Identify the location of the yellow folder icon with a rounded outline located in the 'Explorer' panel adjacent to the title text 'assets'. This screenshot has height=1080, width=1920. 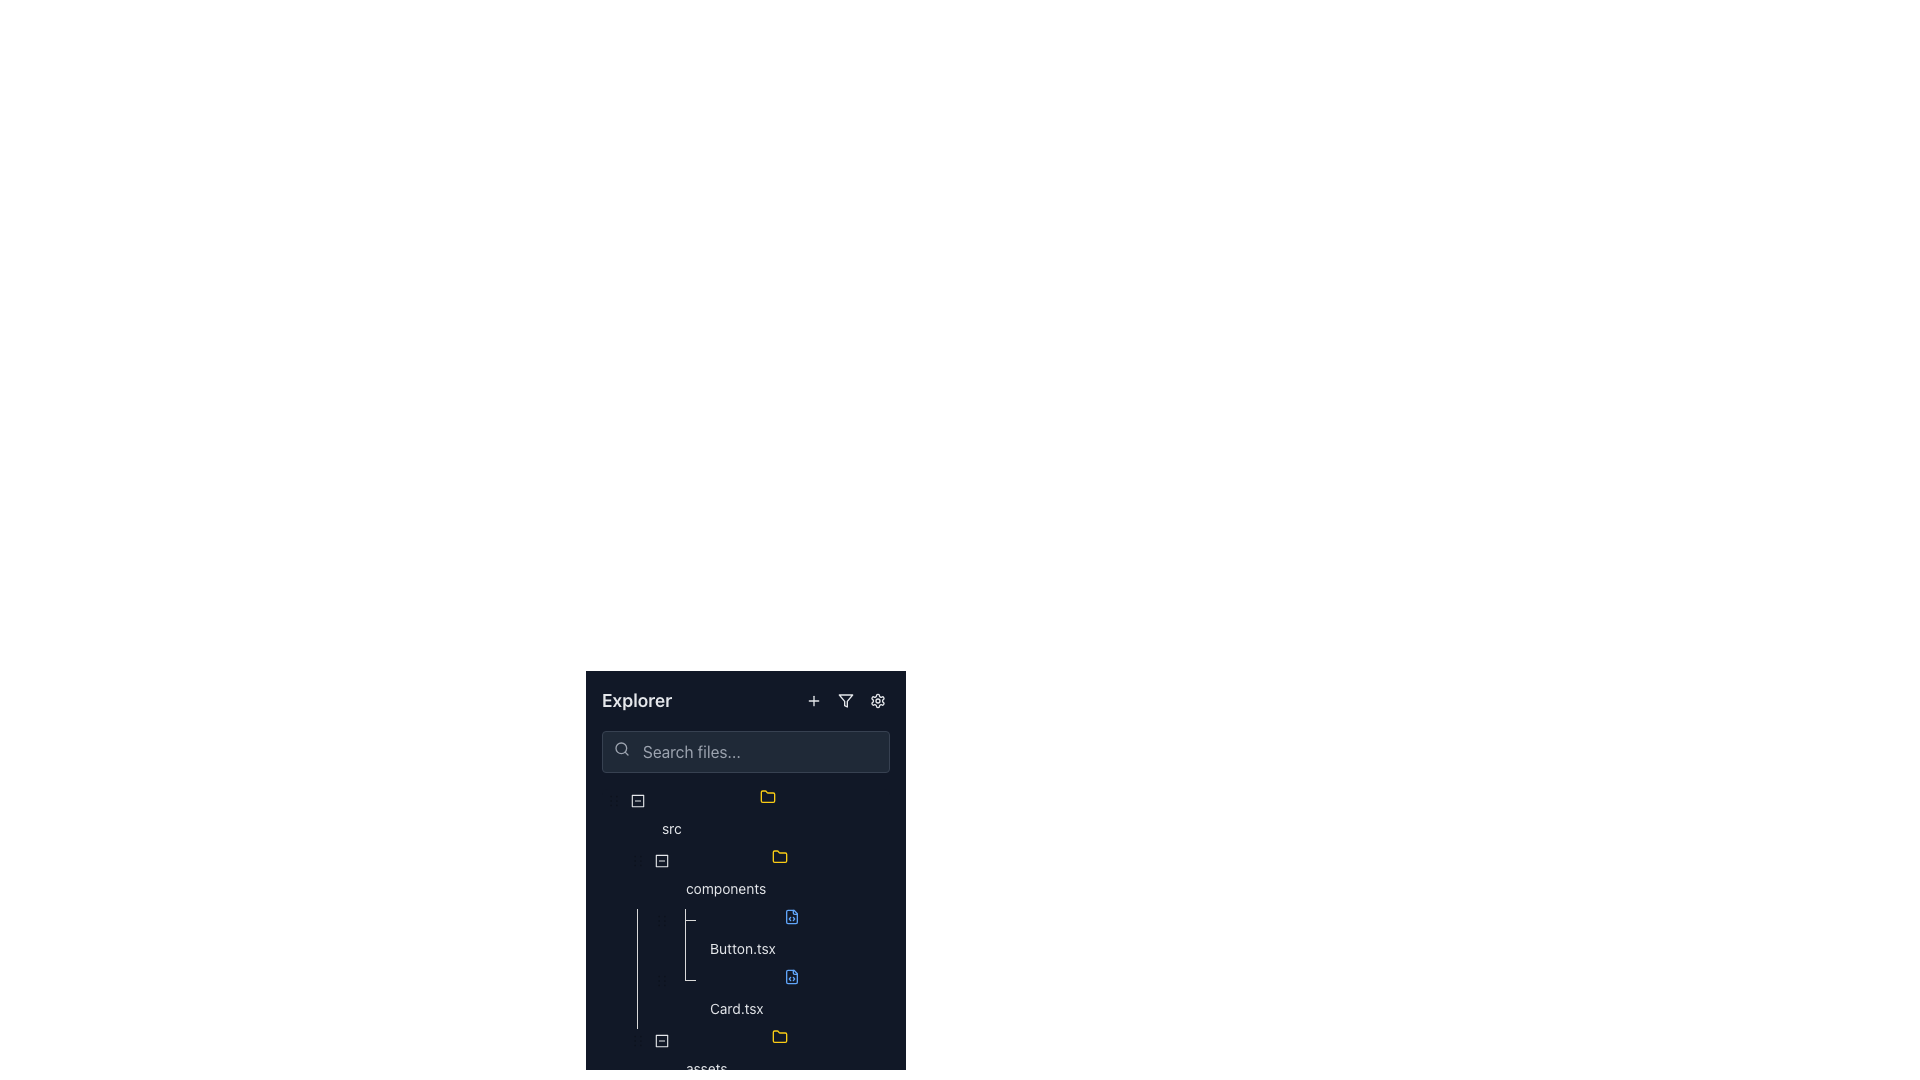
(782, 1040).